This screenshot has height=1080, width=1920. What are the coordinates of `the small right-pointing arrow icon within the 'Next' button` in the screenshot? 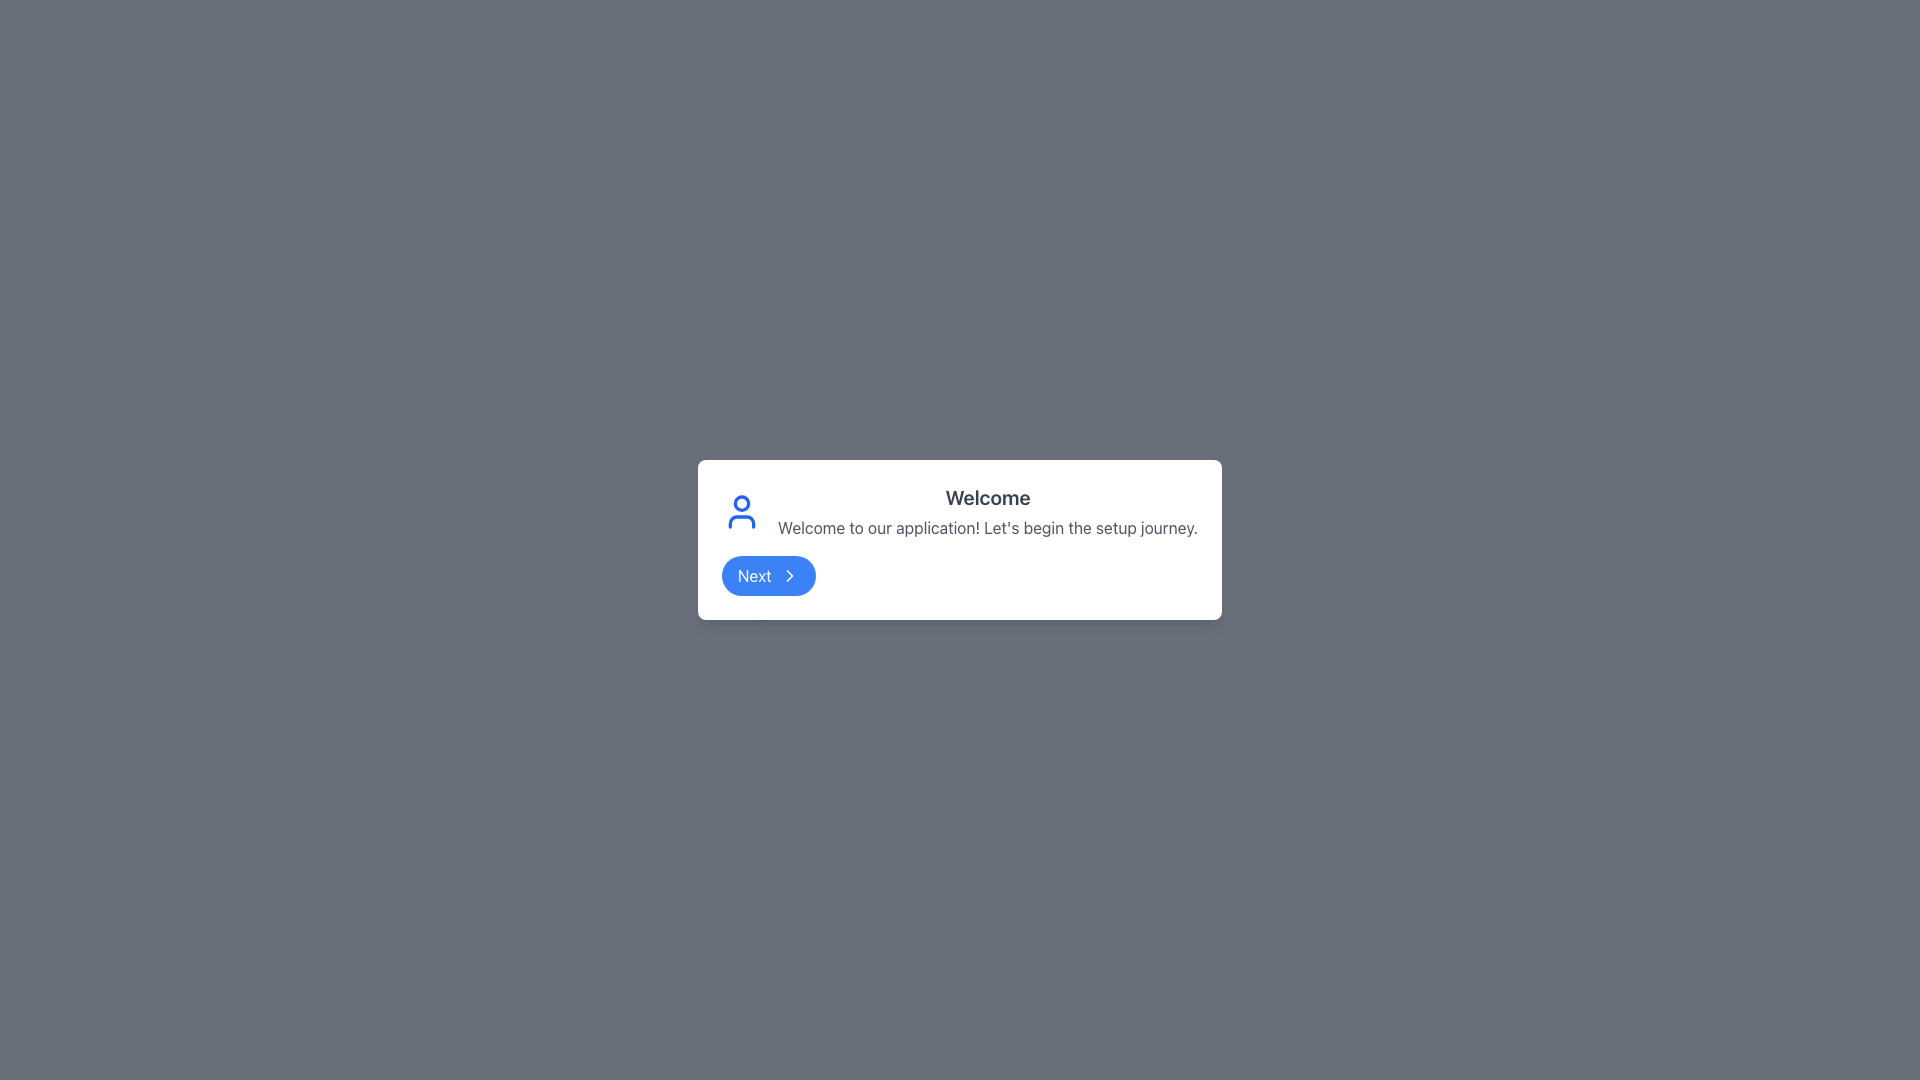 It's located at (788, 575).